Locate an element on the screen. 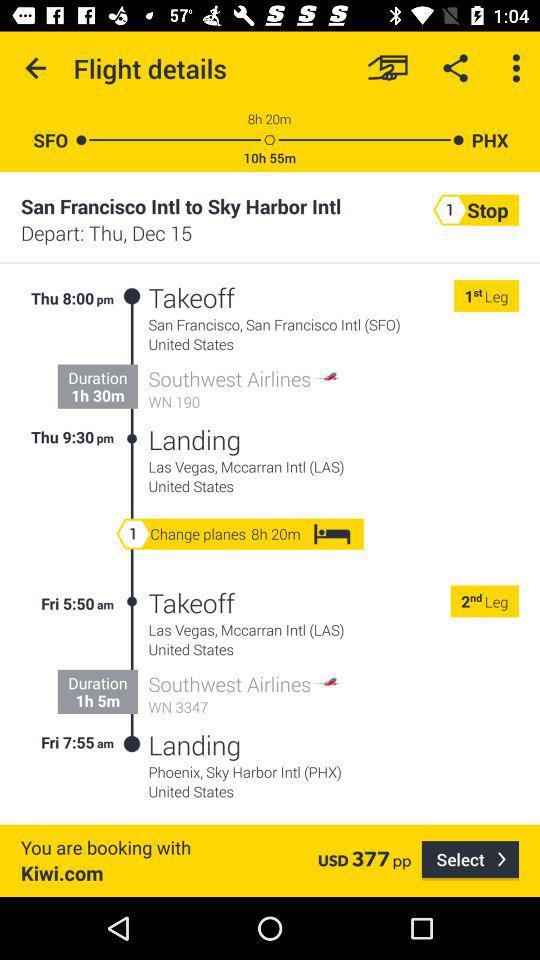 Image resolution: width=540 pixels, height=960 pixels. phoenix sky harbor item is located at coordinates (333, 771).